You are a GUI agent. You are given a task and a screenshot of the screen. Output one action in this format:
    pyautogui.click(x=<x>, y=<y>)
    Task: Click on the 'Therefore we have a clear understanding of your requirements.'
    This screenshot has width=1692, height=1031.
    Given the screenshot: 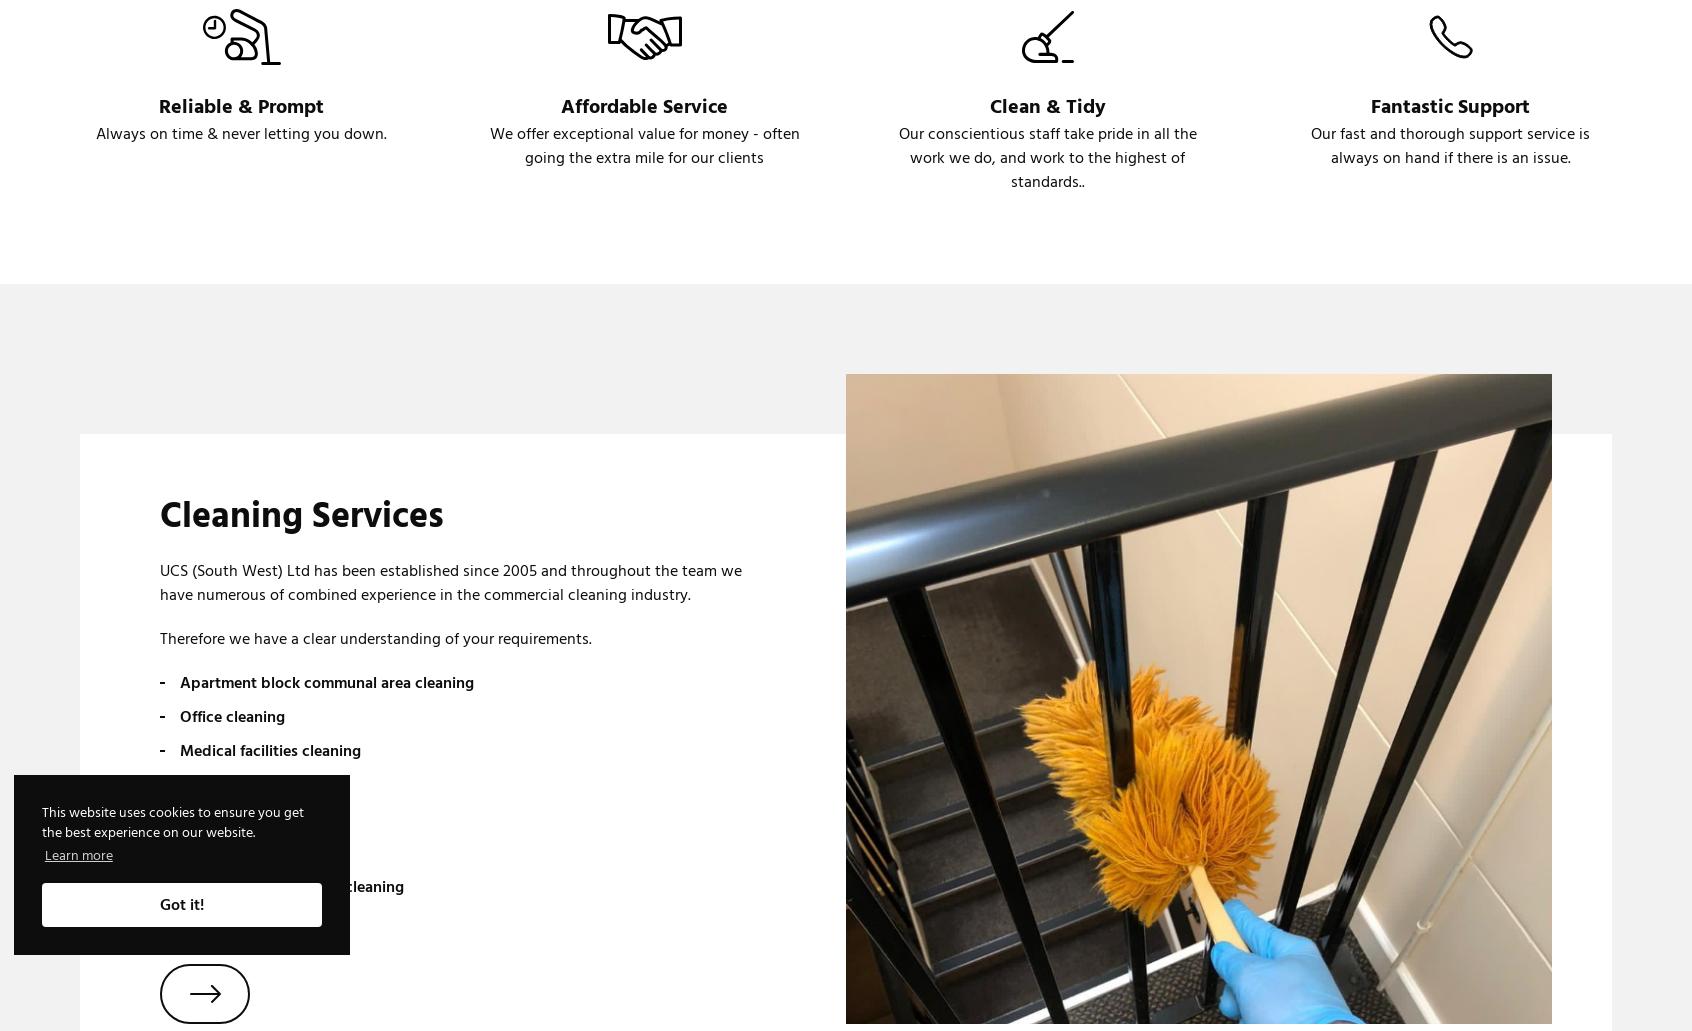 What is the action you would take?
    pyautogui.click(x=375, y=639)
    